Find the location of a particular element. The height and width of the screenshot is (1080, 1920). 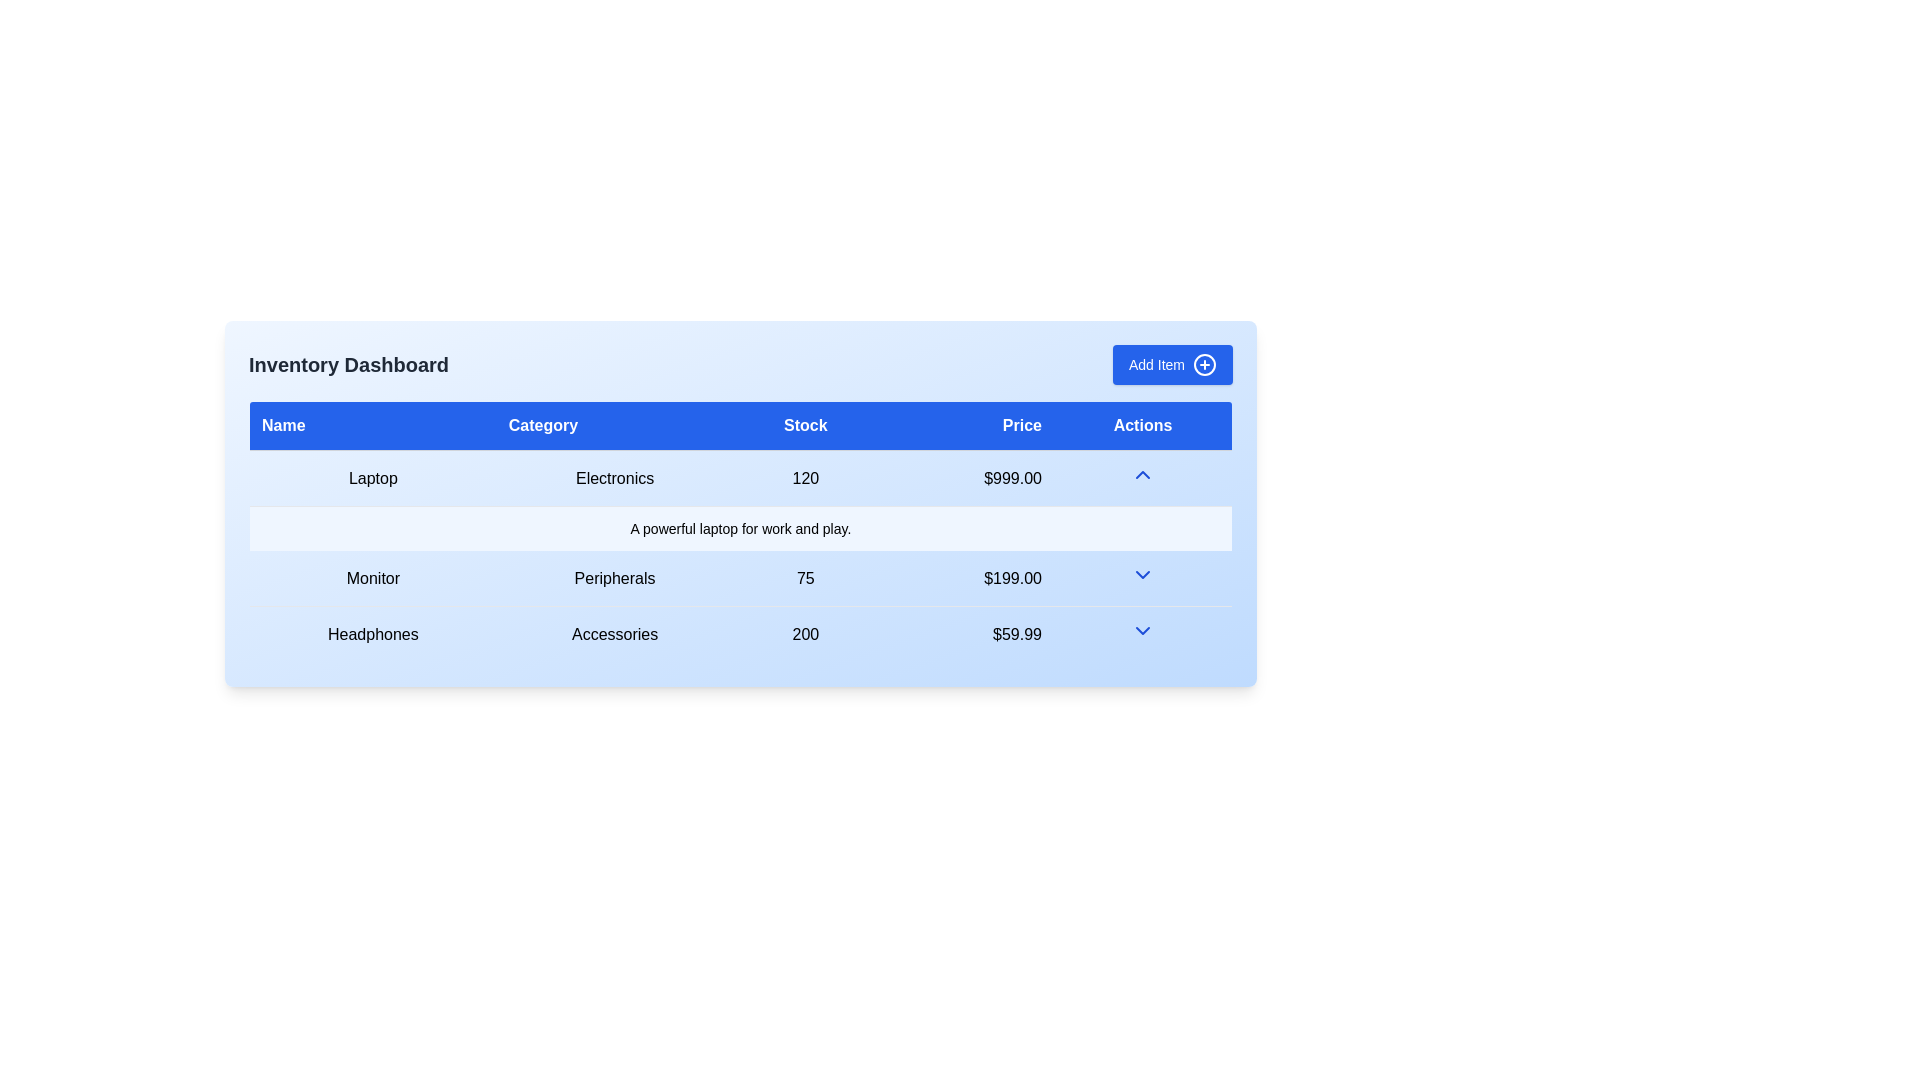

the numerical text display showing '200' in the 'Stock' column of the last row for the 'Headphones' entry in the table is located at coordinates (805, 634).